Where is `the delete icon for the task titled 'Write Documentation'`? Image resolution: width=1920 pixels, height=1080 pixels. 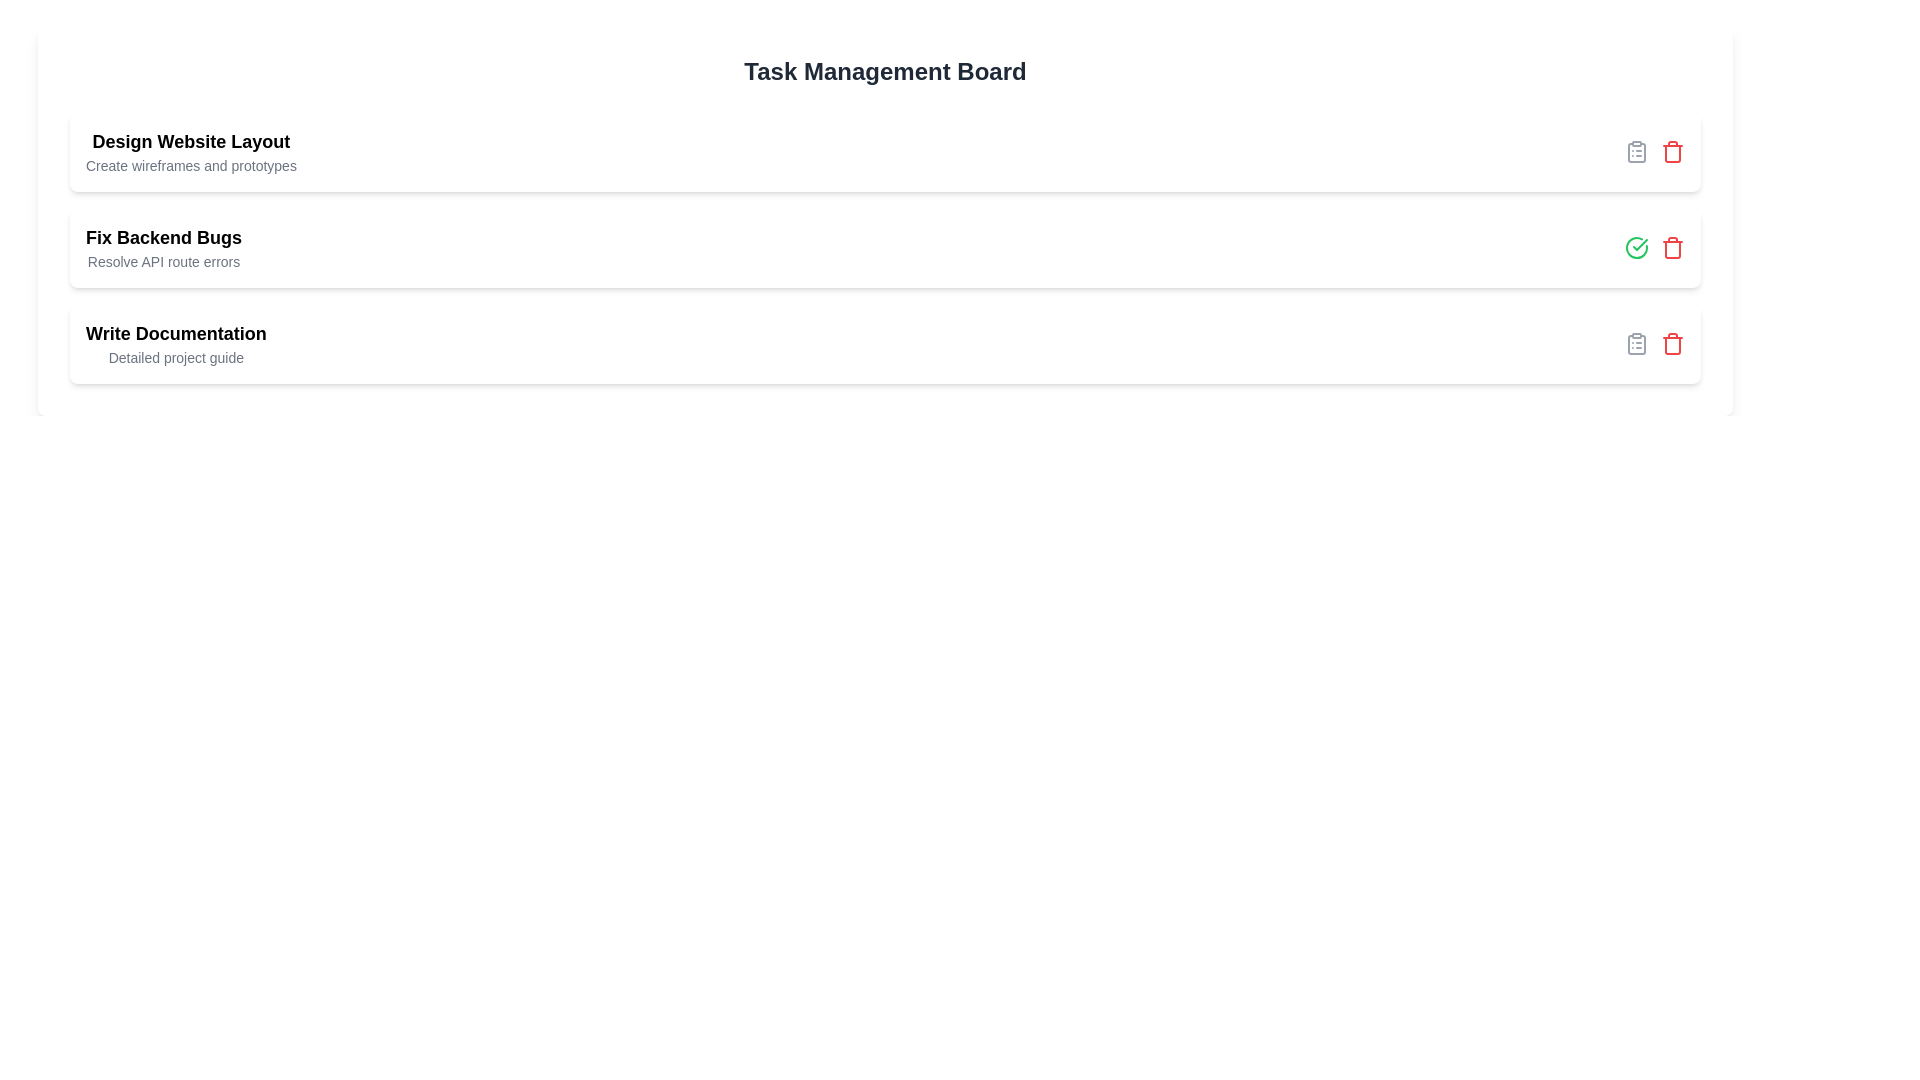
the delete icon for the task titled 'Write Documentation' is located at coordinates (1673, 342).